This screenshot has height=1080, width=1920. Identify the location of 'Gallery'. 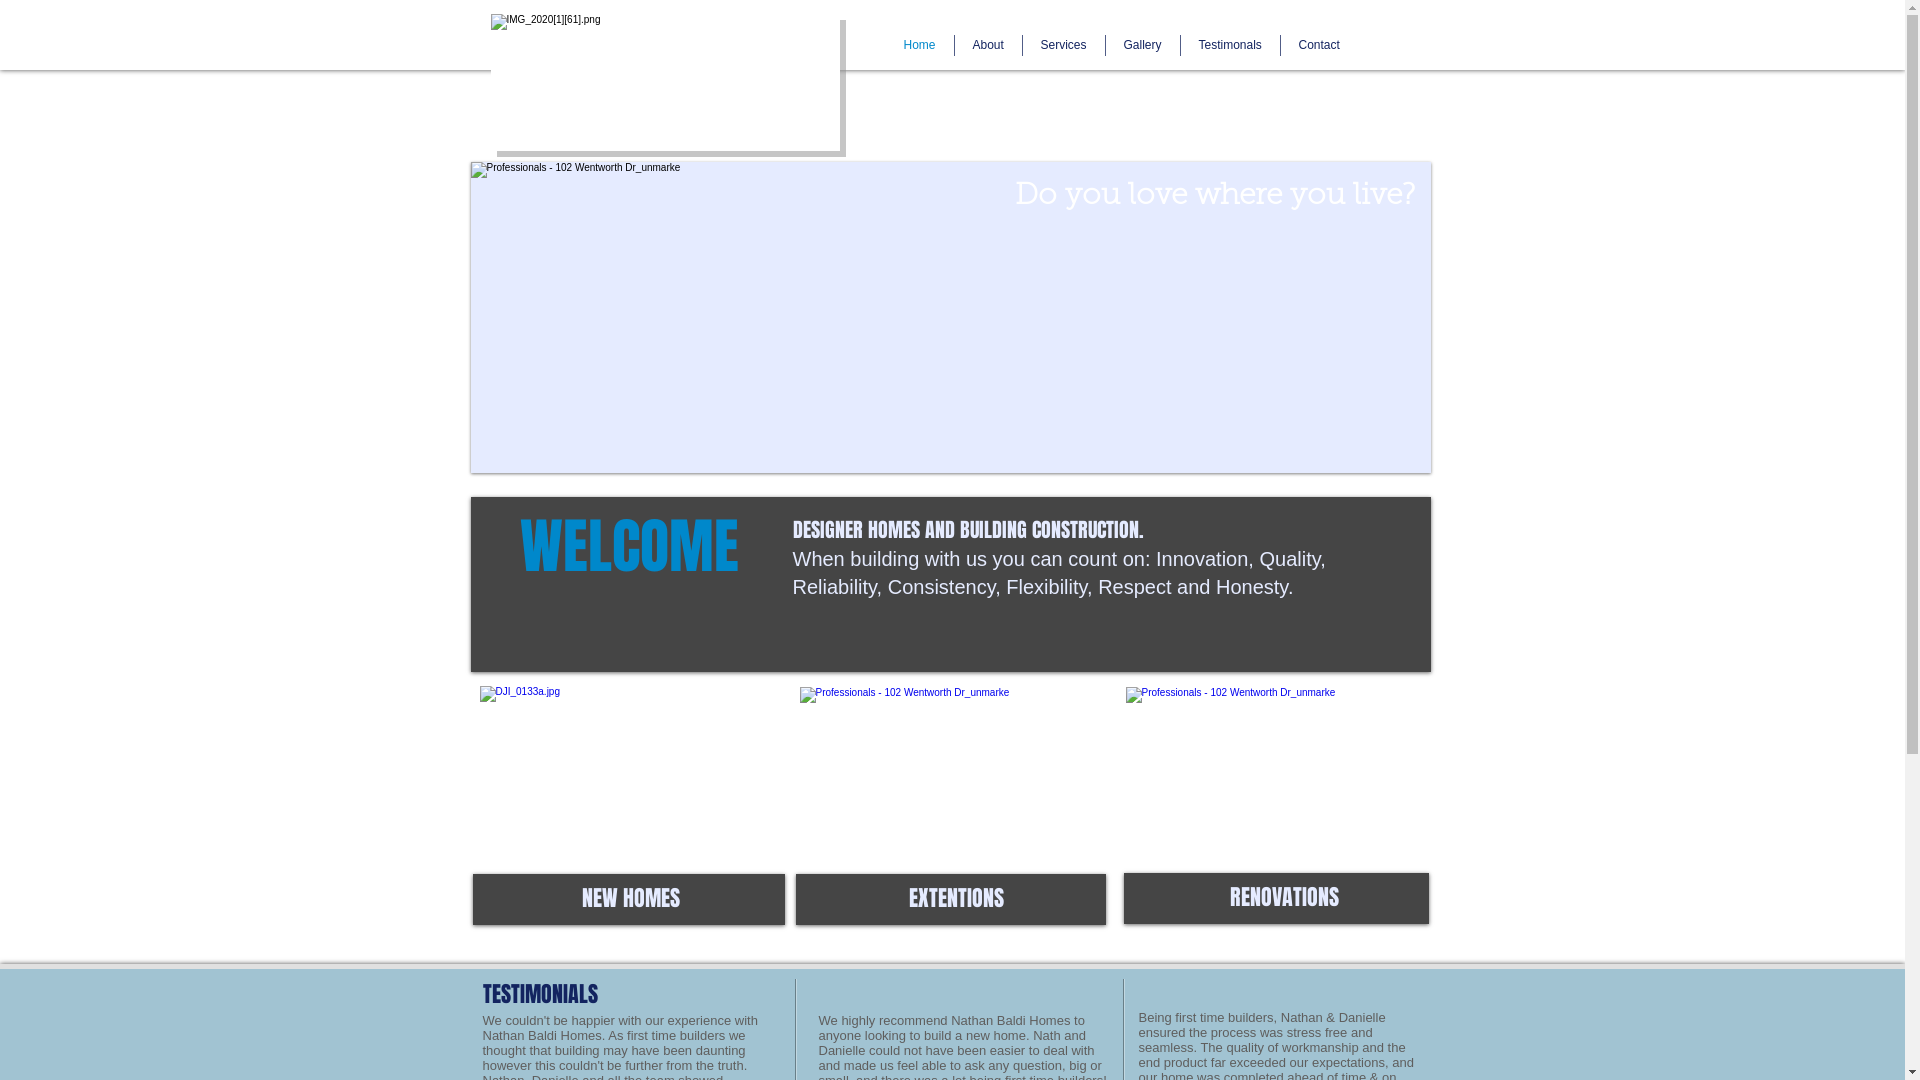
(1142, 45).